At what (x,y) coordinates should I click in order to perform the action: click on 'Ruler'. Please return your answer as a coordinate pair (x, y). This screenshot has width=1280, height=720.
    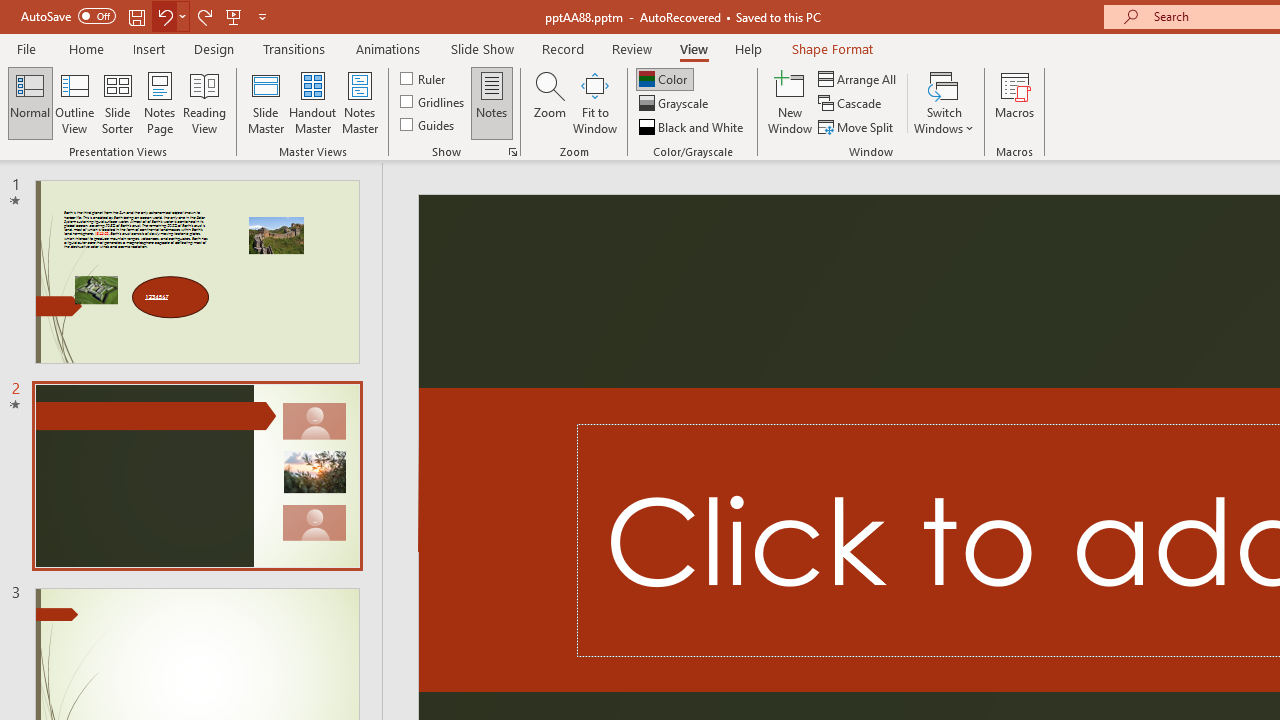
    Looking at the image, I should click on (423, 77).